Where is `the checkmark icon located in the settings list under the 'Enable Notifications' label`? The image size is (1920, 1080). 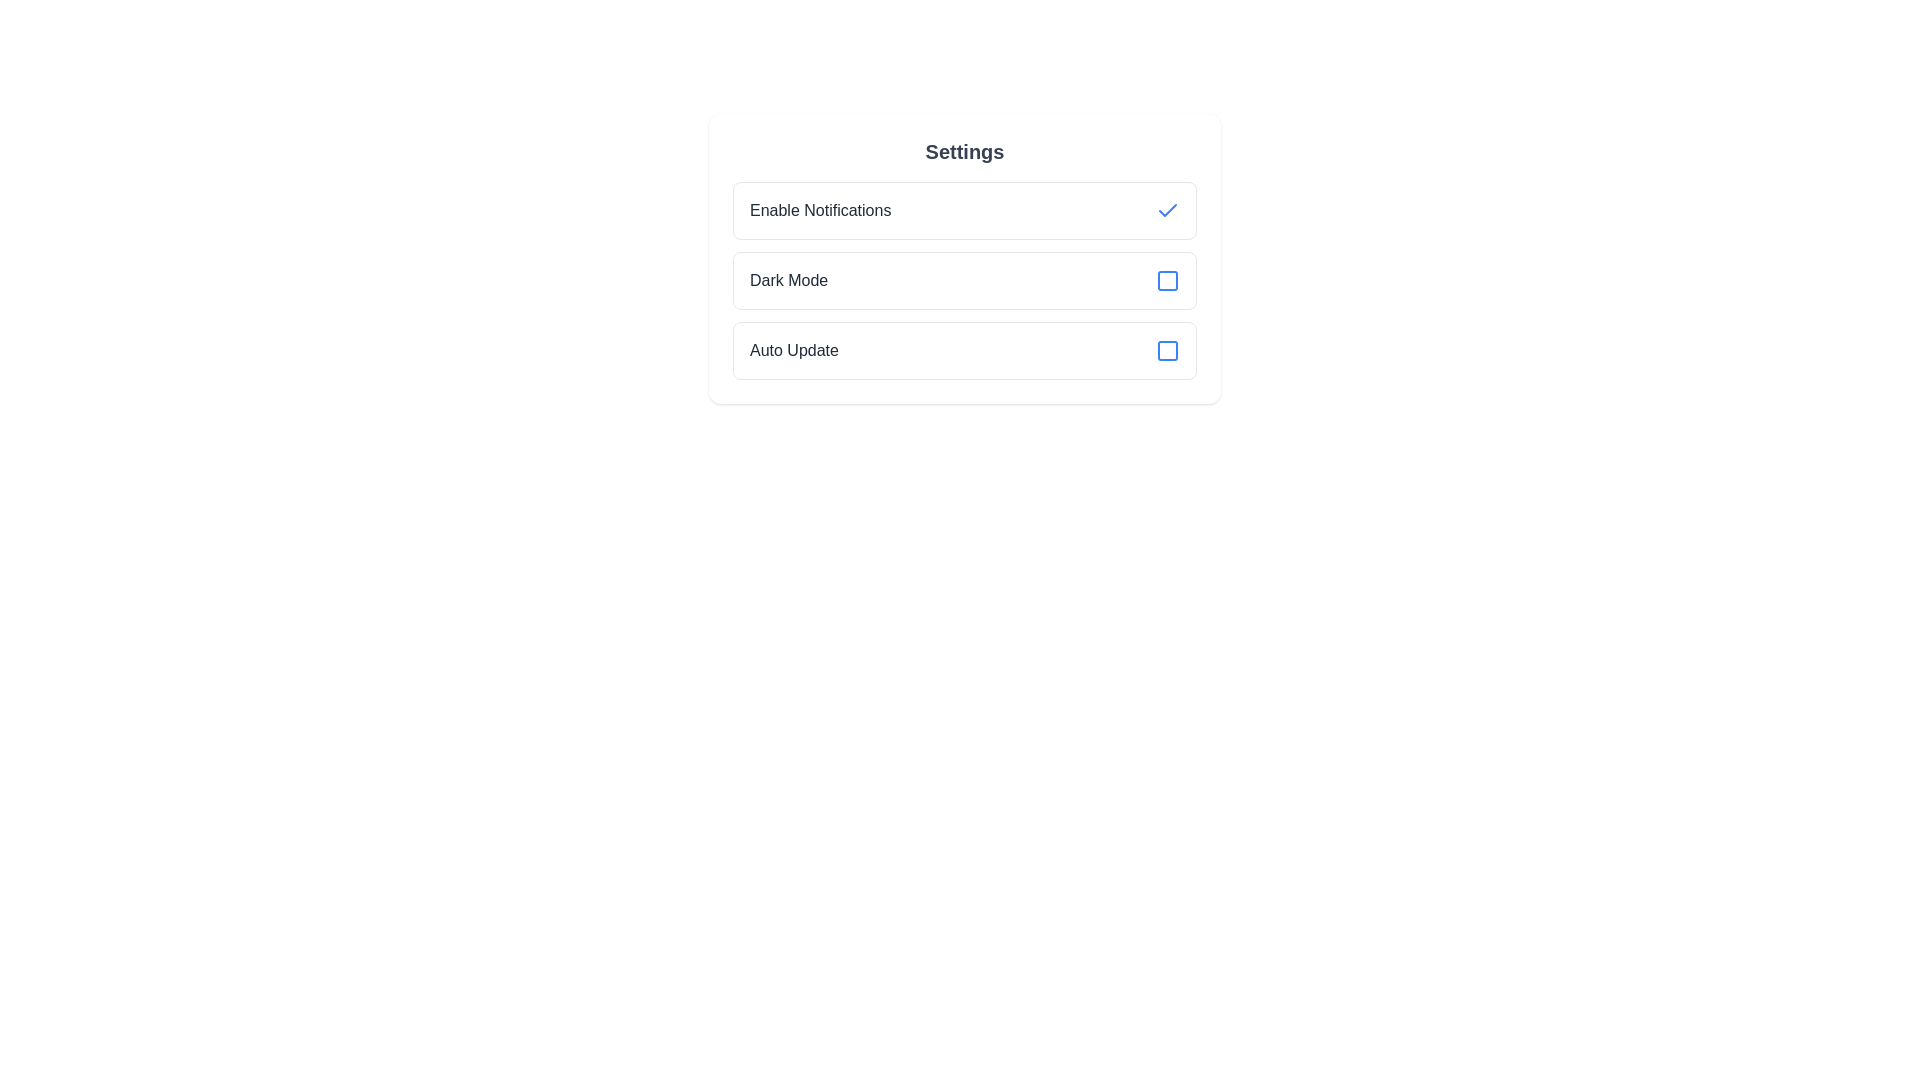 the checkmark icon located in the settings list under the 'Enable Notifications' label is located at coordinates (1167, 210).